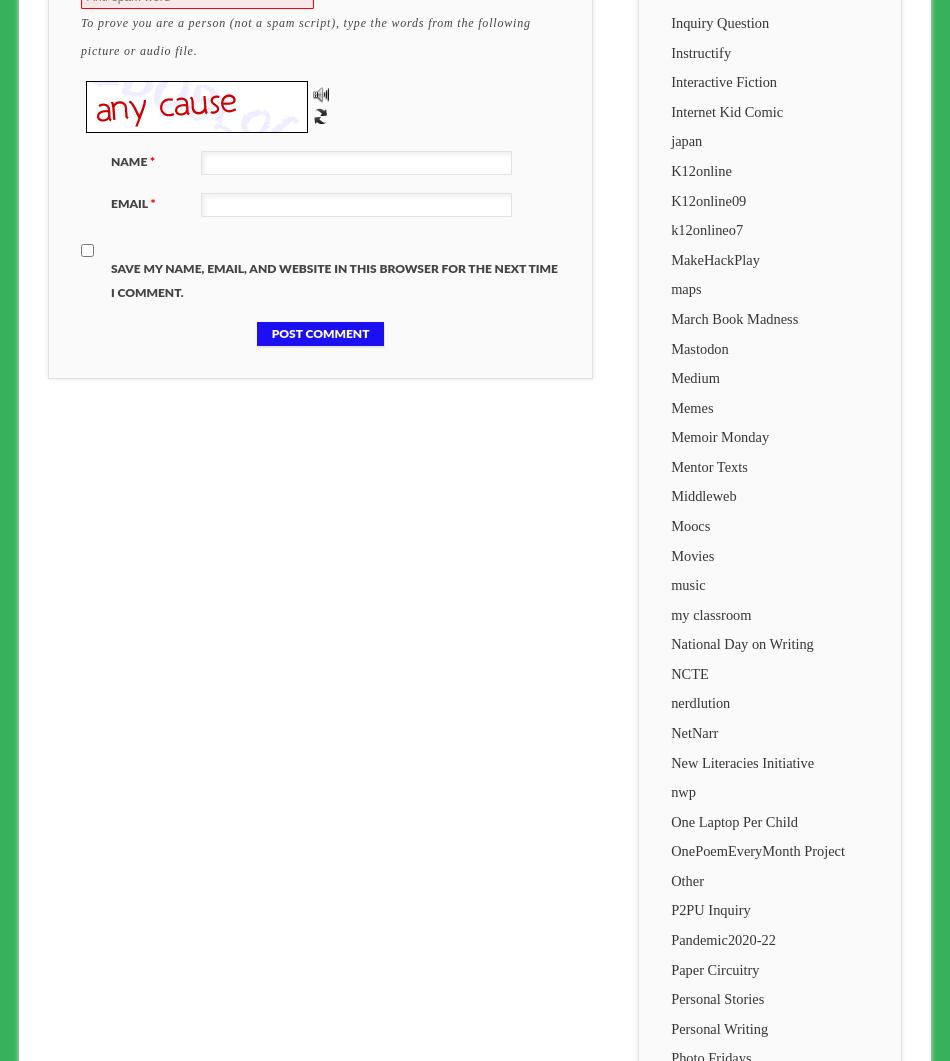 The width and height of the screenshot is (950, 1061). I want to click on 'OnePoemEveryMonth Project', so click(757, 851).